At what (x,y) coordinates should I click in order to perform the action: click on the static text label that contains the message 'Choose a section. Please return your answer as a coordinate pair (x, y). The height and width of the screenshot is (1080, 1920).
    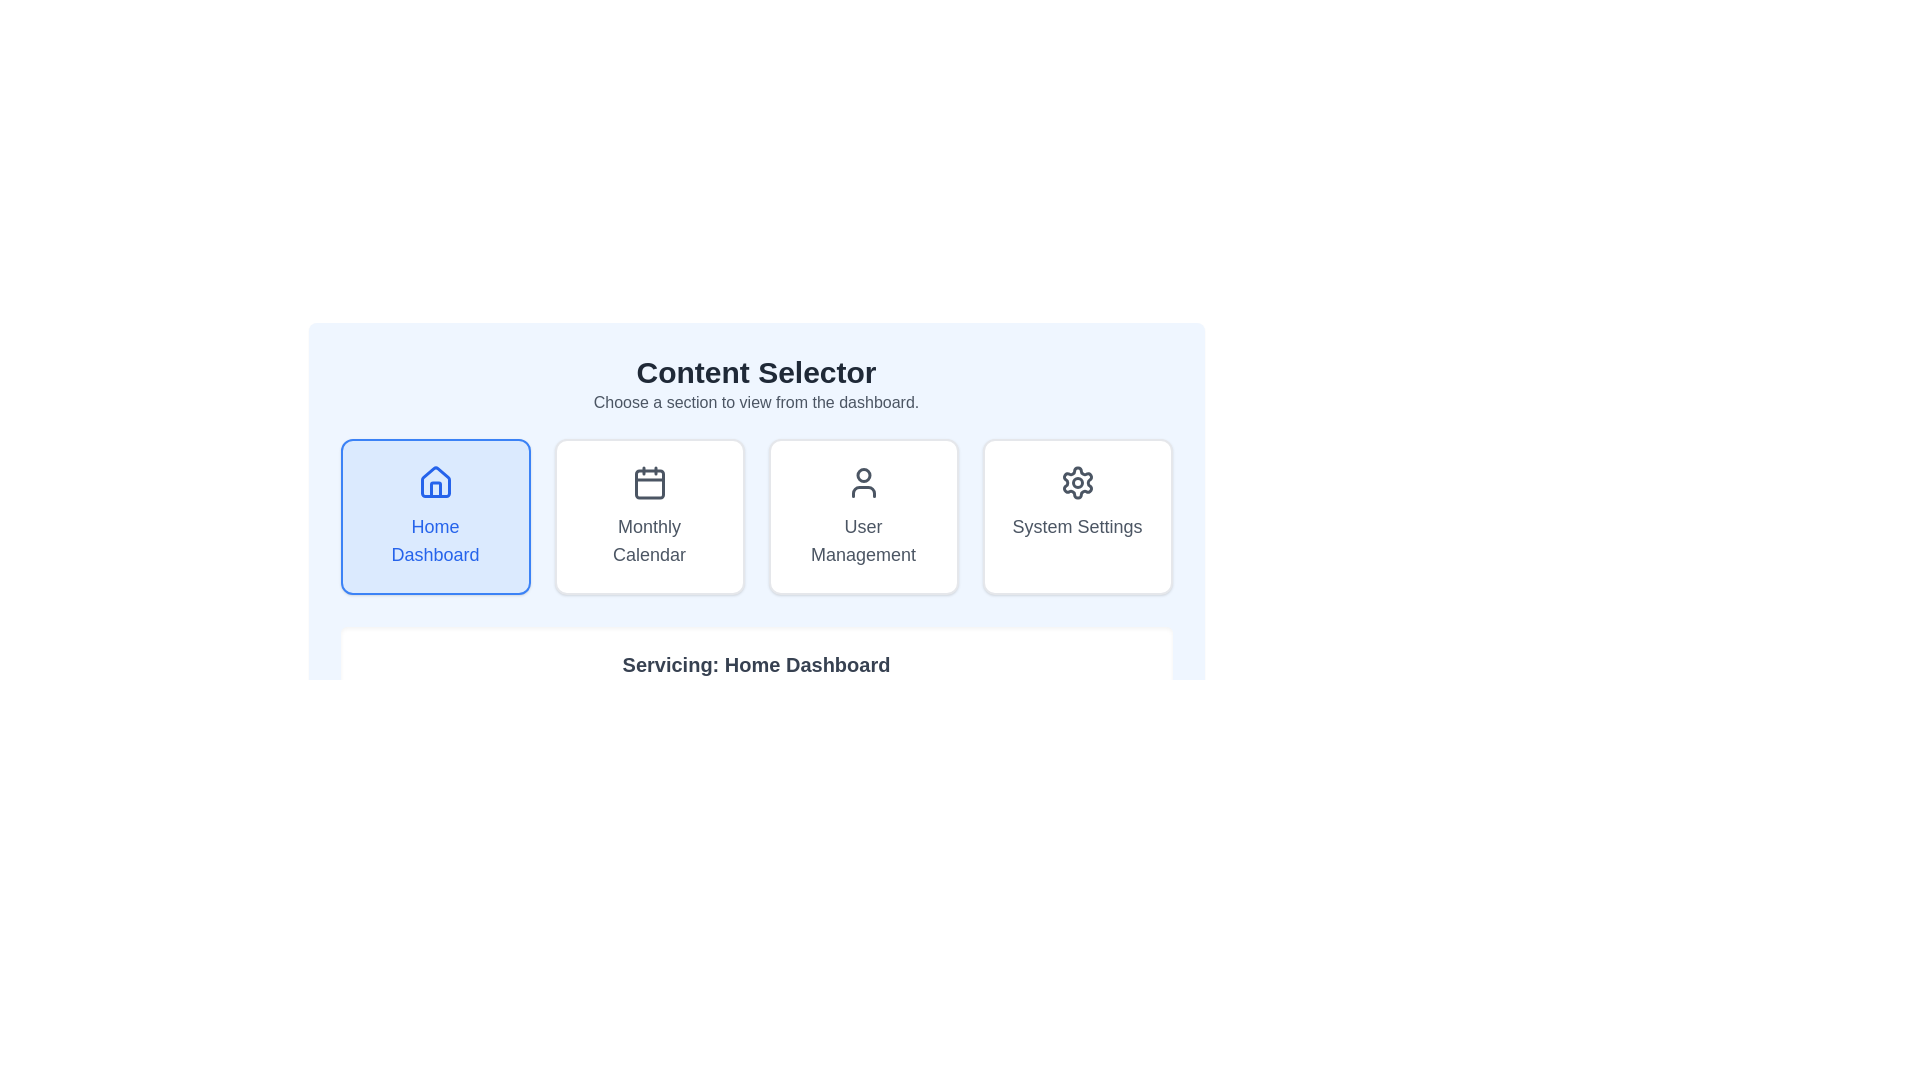
    Looking at the image, I should click on (755, 402).